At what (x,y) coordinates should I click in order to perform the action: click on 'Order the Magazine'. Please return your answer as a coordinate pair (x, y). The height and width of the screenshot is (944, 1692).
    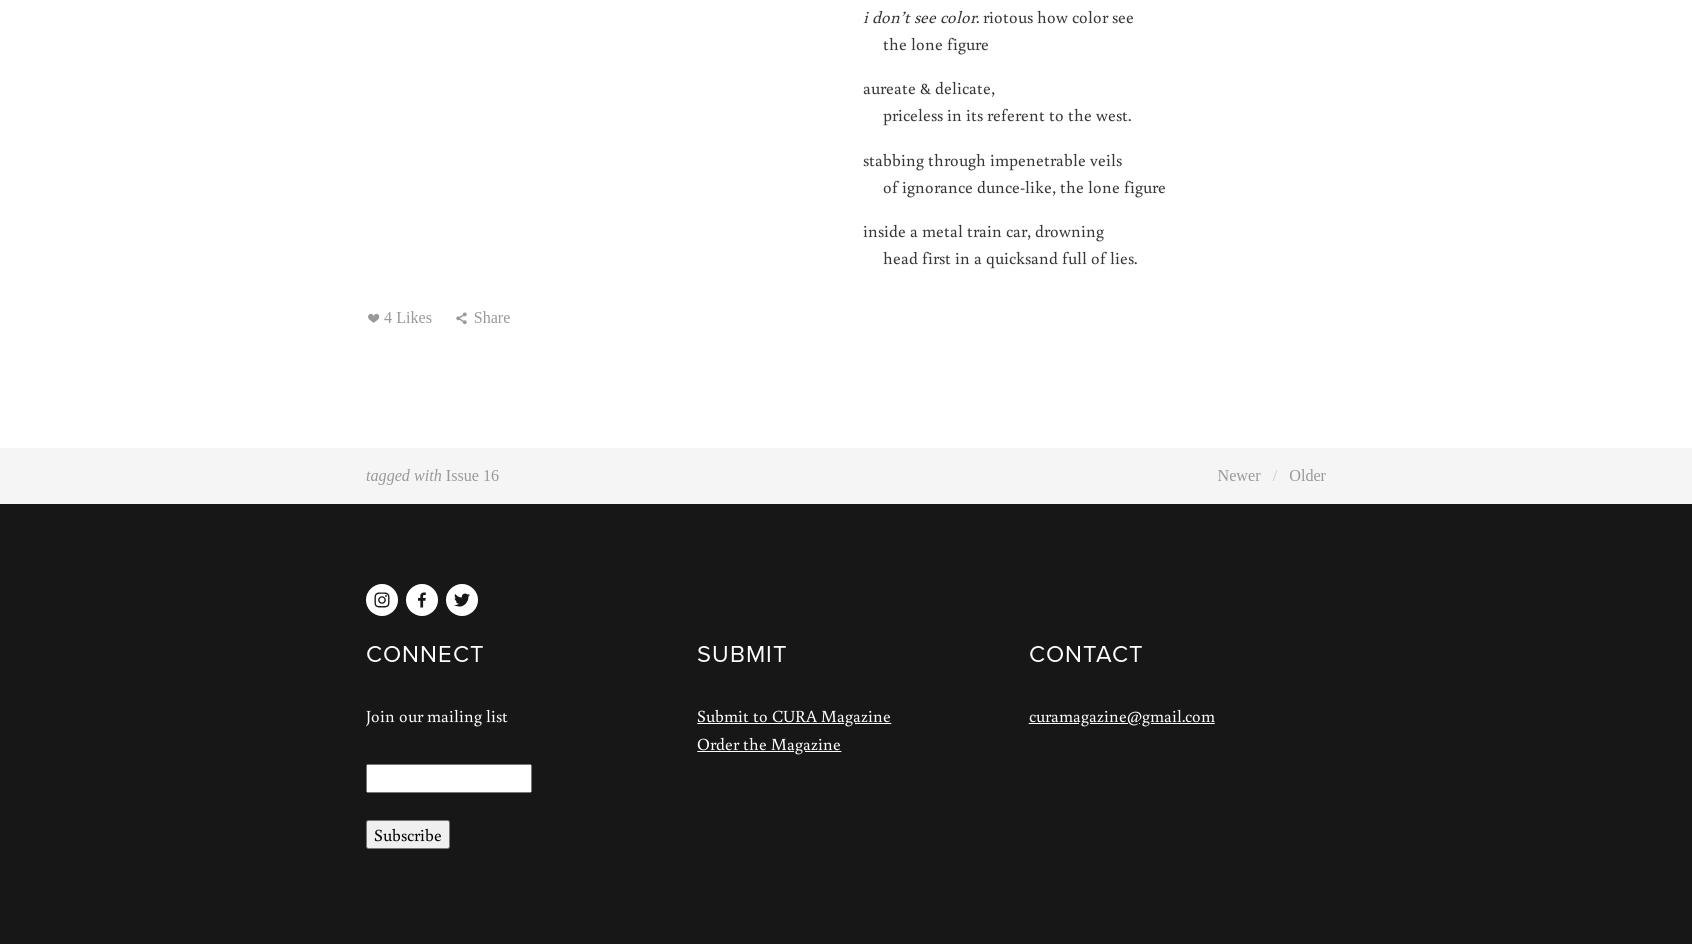
    Looking at the image, I should click on (696, 742).